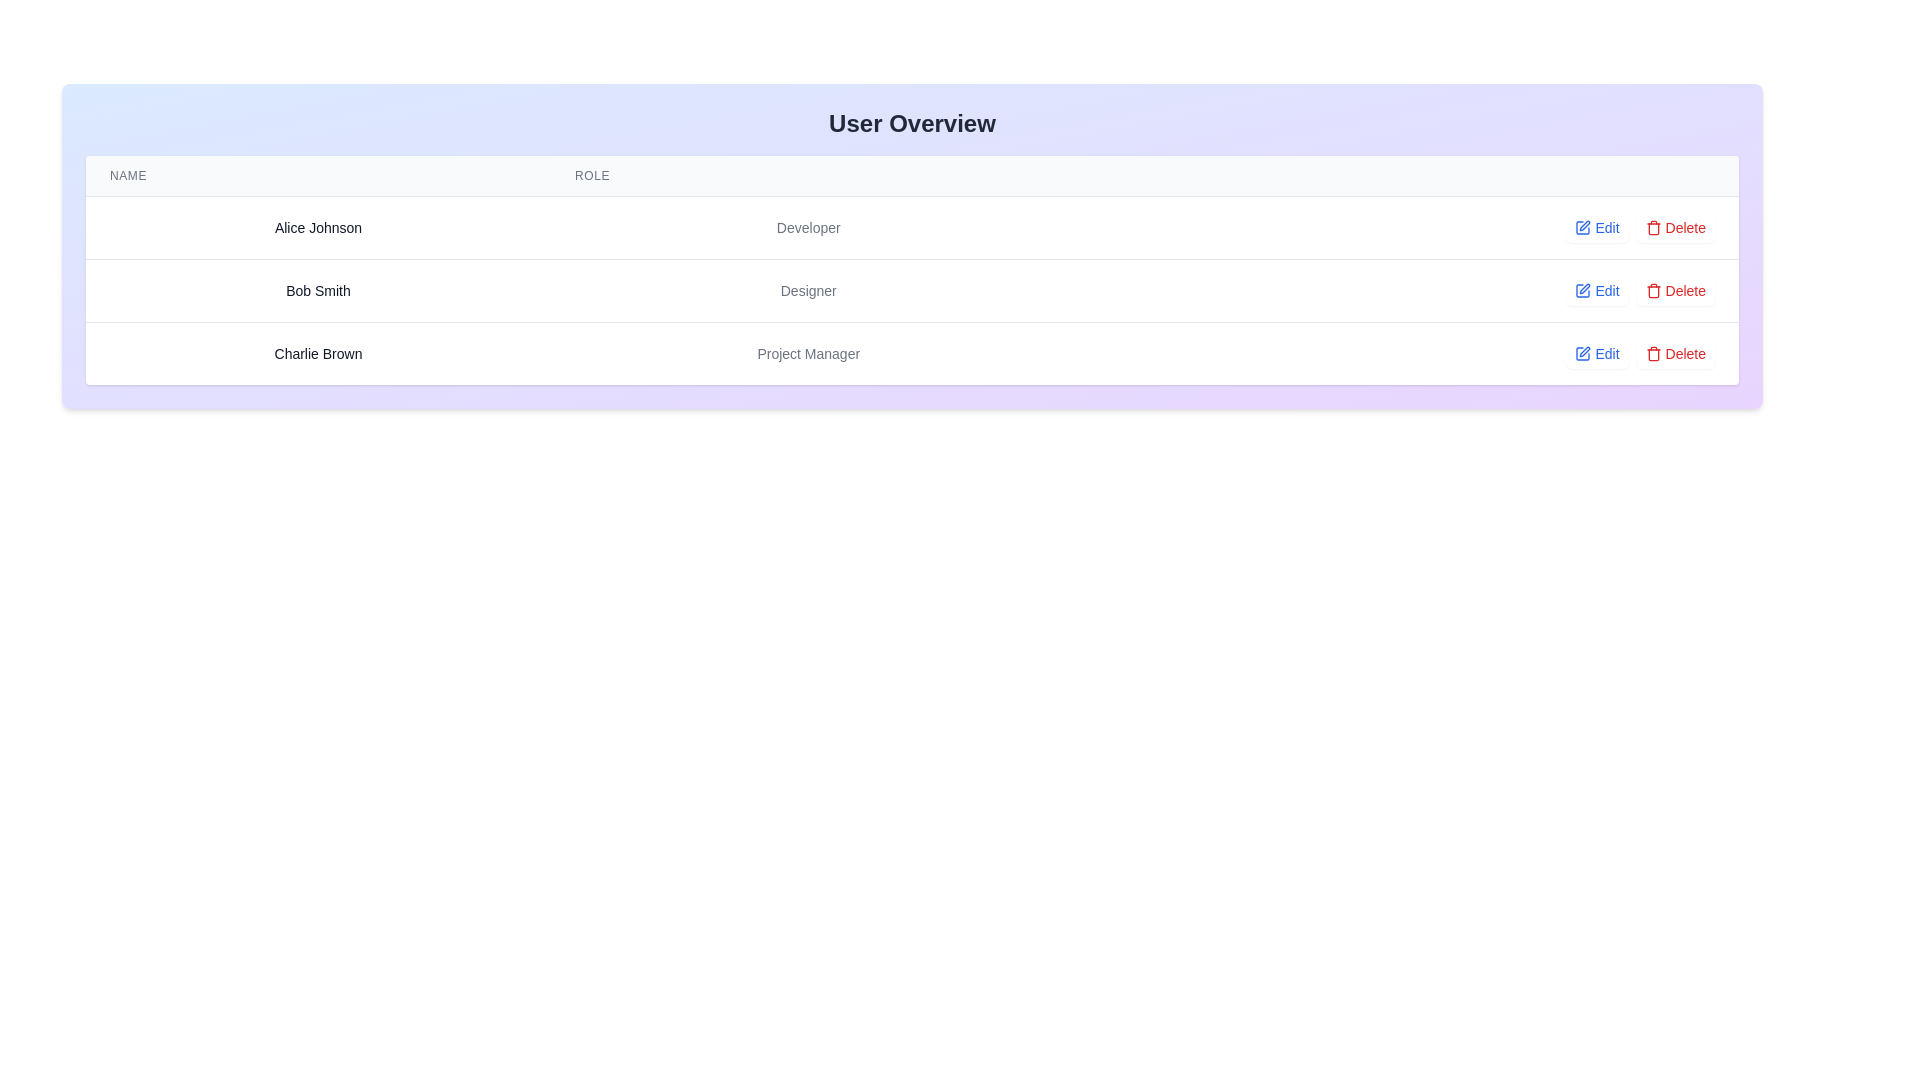  Describe the element at coordinates (1401, 290) in the screenshot. I see `the 'Delete' button, which is visually distinct with red text, located on the right side of the row containing user information 'Bob Smith' and 'Designer'` at that location.